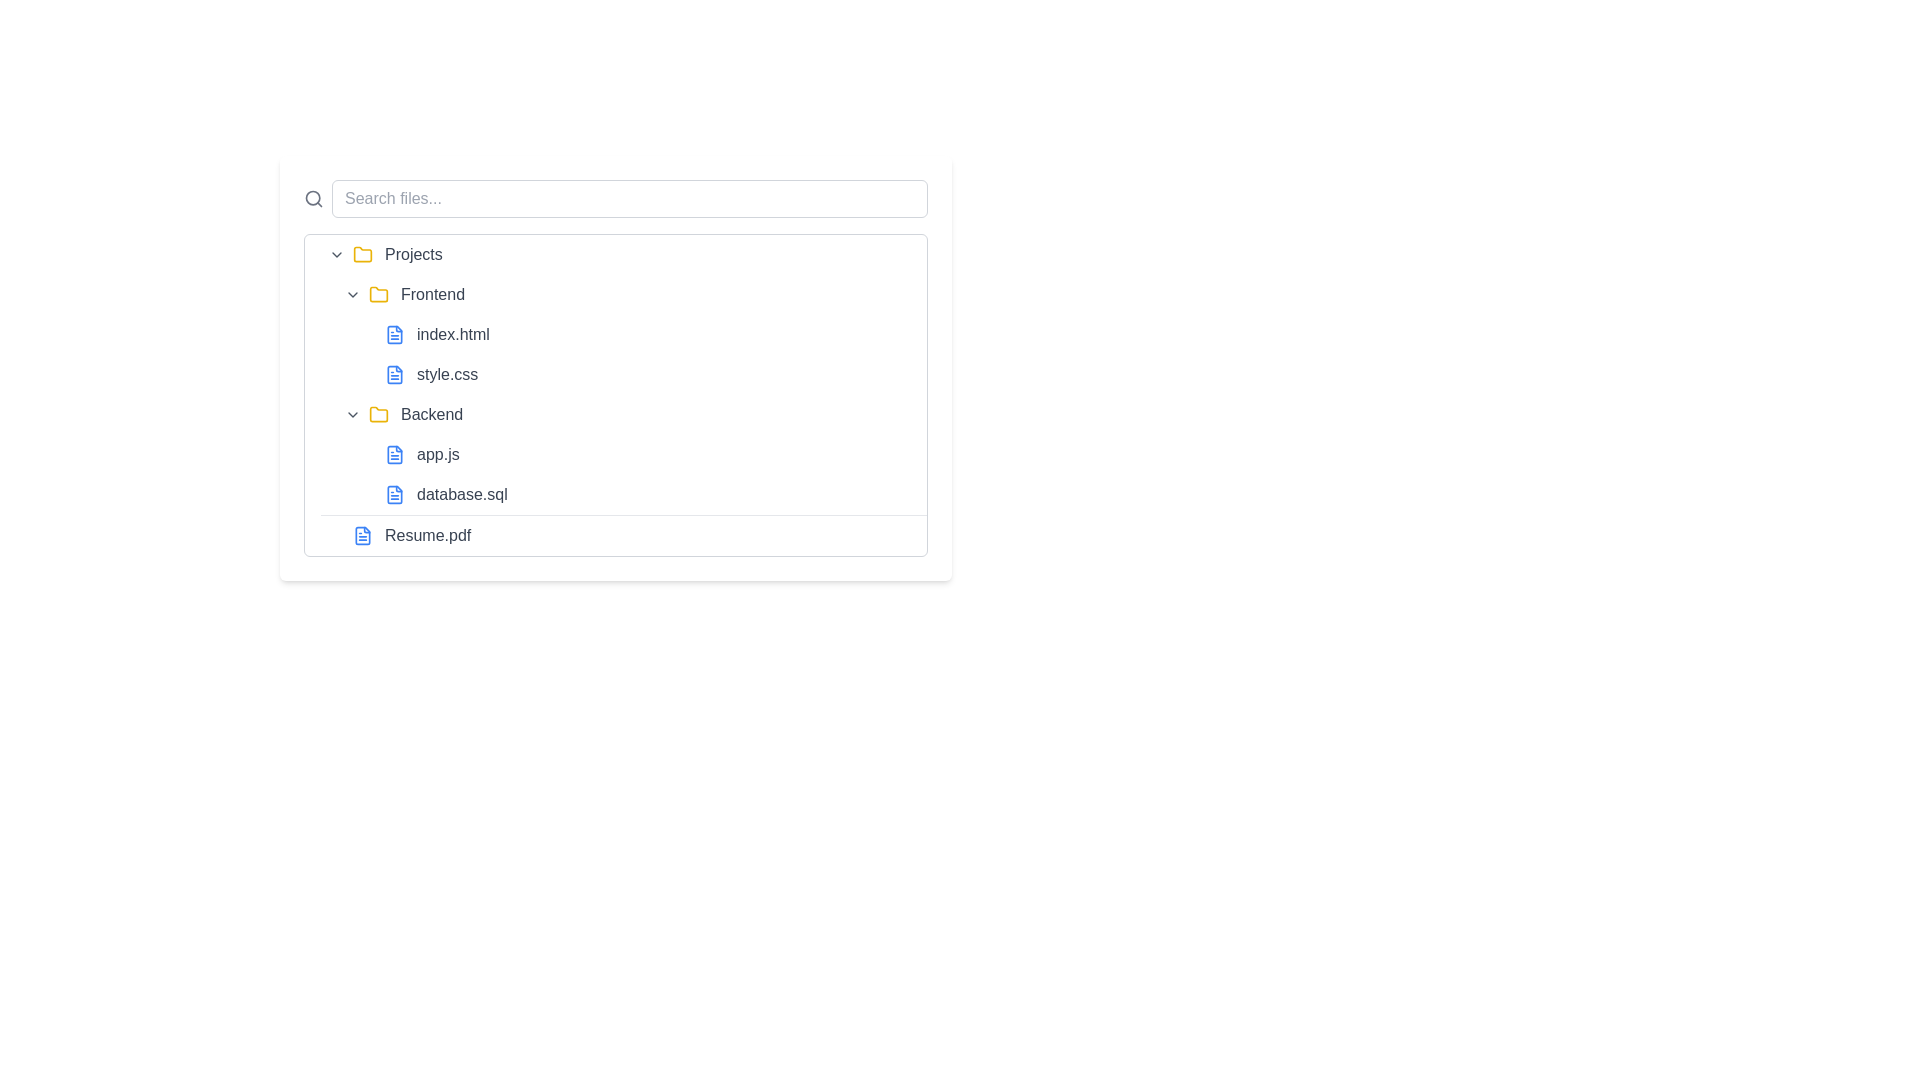 The width and height of the screenshot is (1920, 1080). What do you see at coordinates (394, 374) in the screenshot?
I see `the Icon representation of the 'style.css' file located in the left column of the interface, directly to the left of the file name within the 'Frontend' folder section` at bounding box center [394, 374].